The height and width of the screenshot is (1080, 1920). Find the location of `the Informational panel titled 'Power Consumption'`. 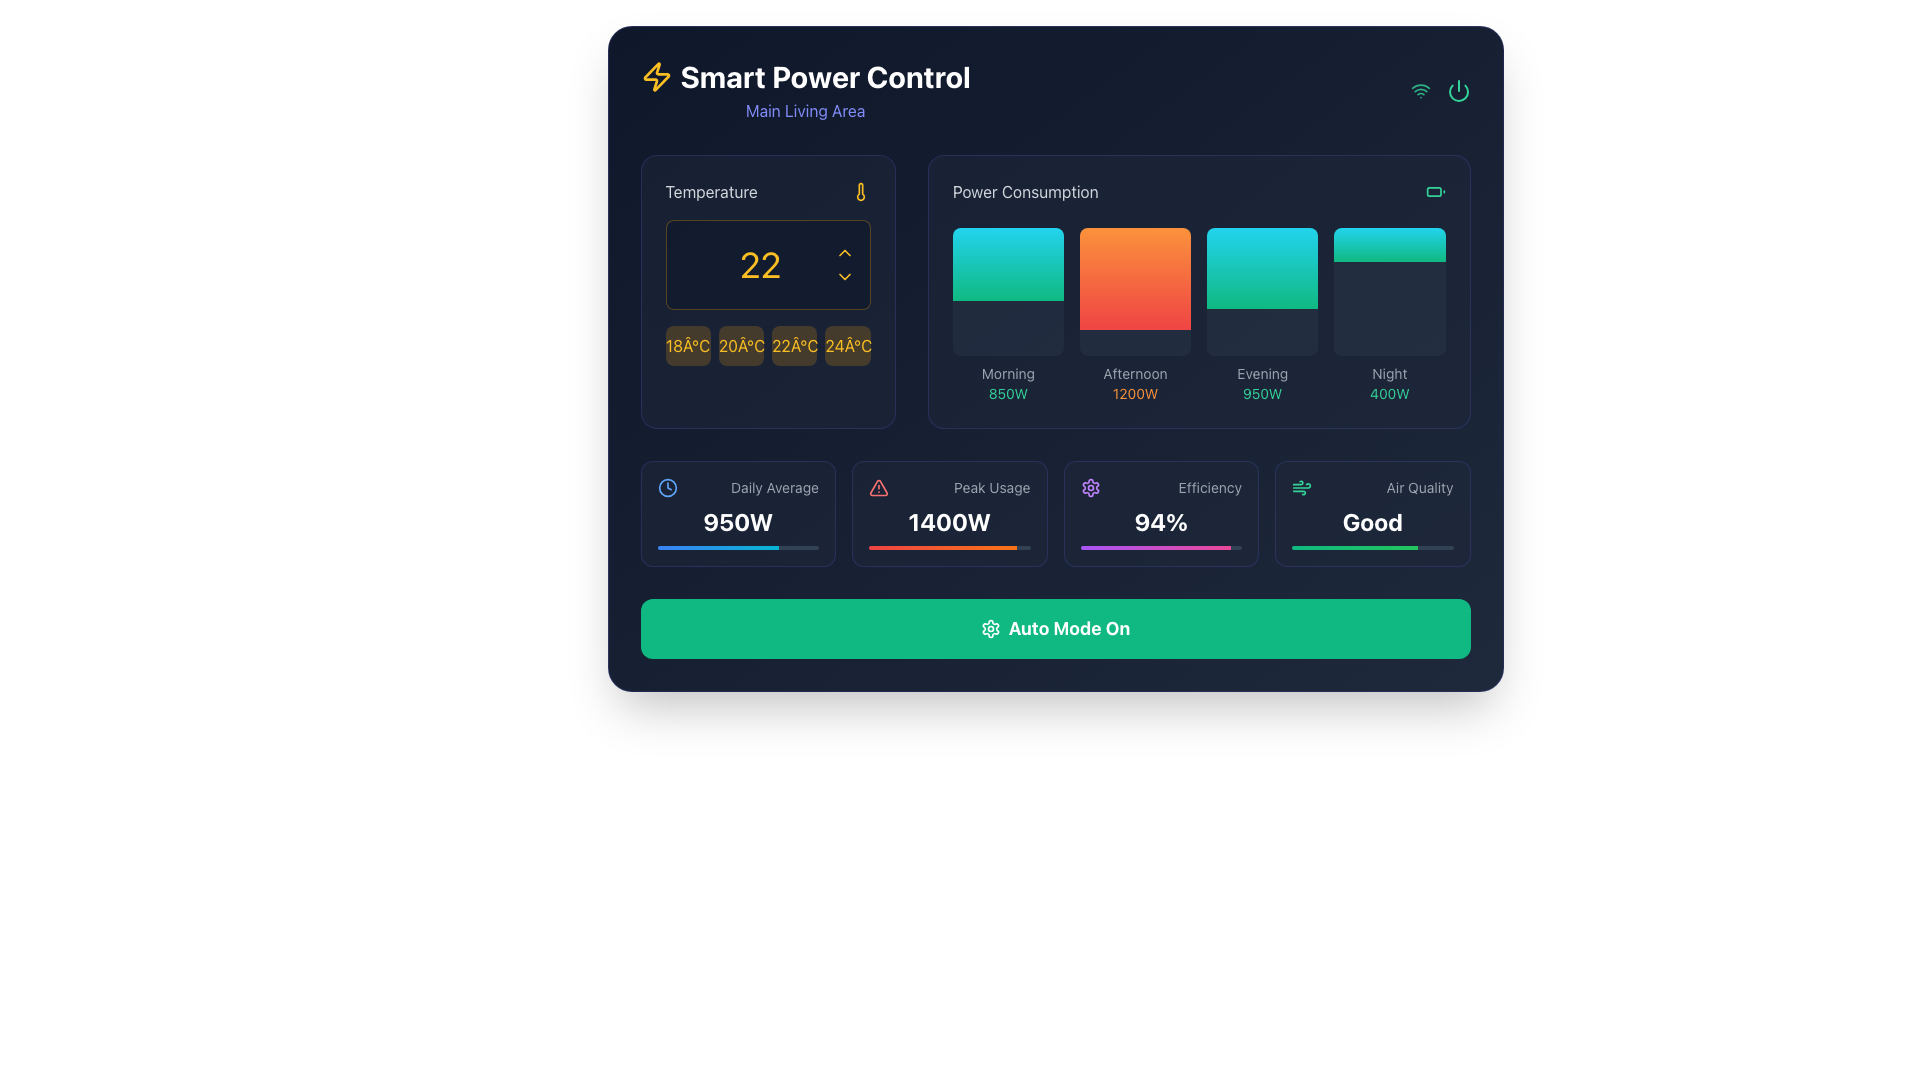

the Informational panel titled 'Power Consumption' is located at coordinates (1199, 292).